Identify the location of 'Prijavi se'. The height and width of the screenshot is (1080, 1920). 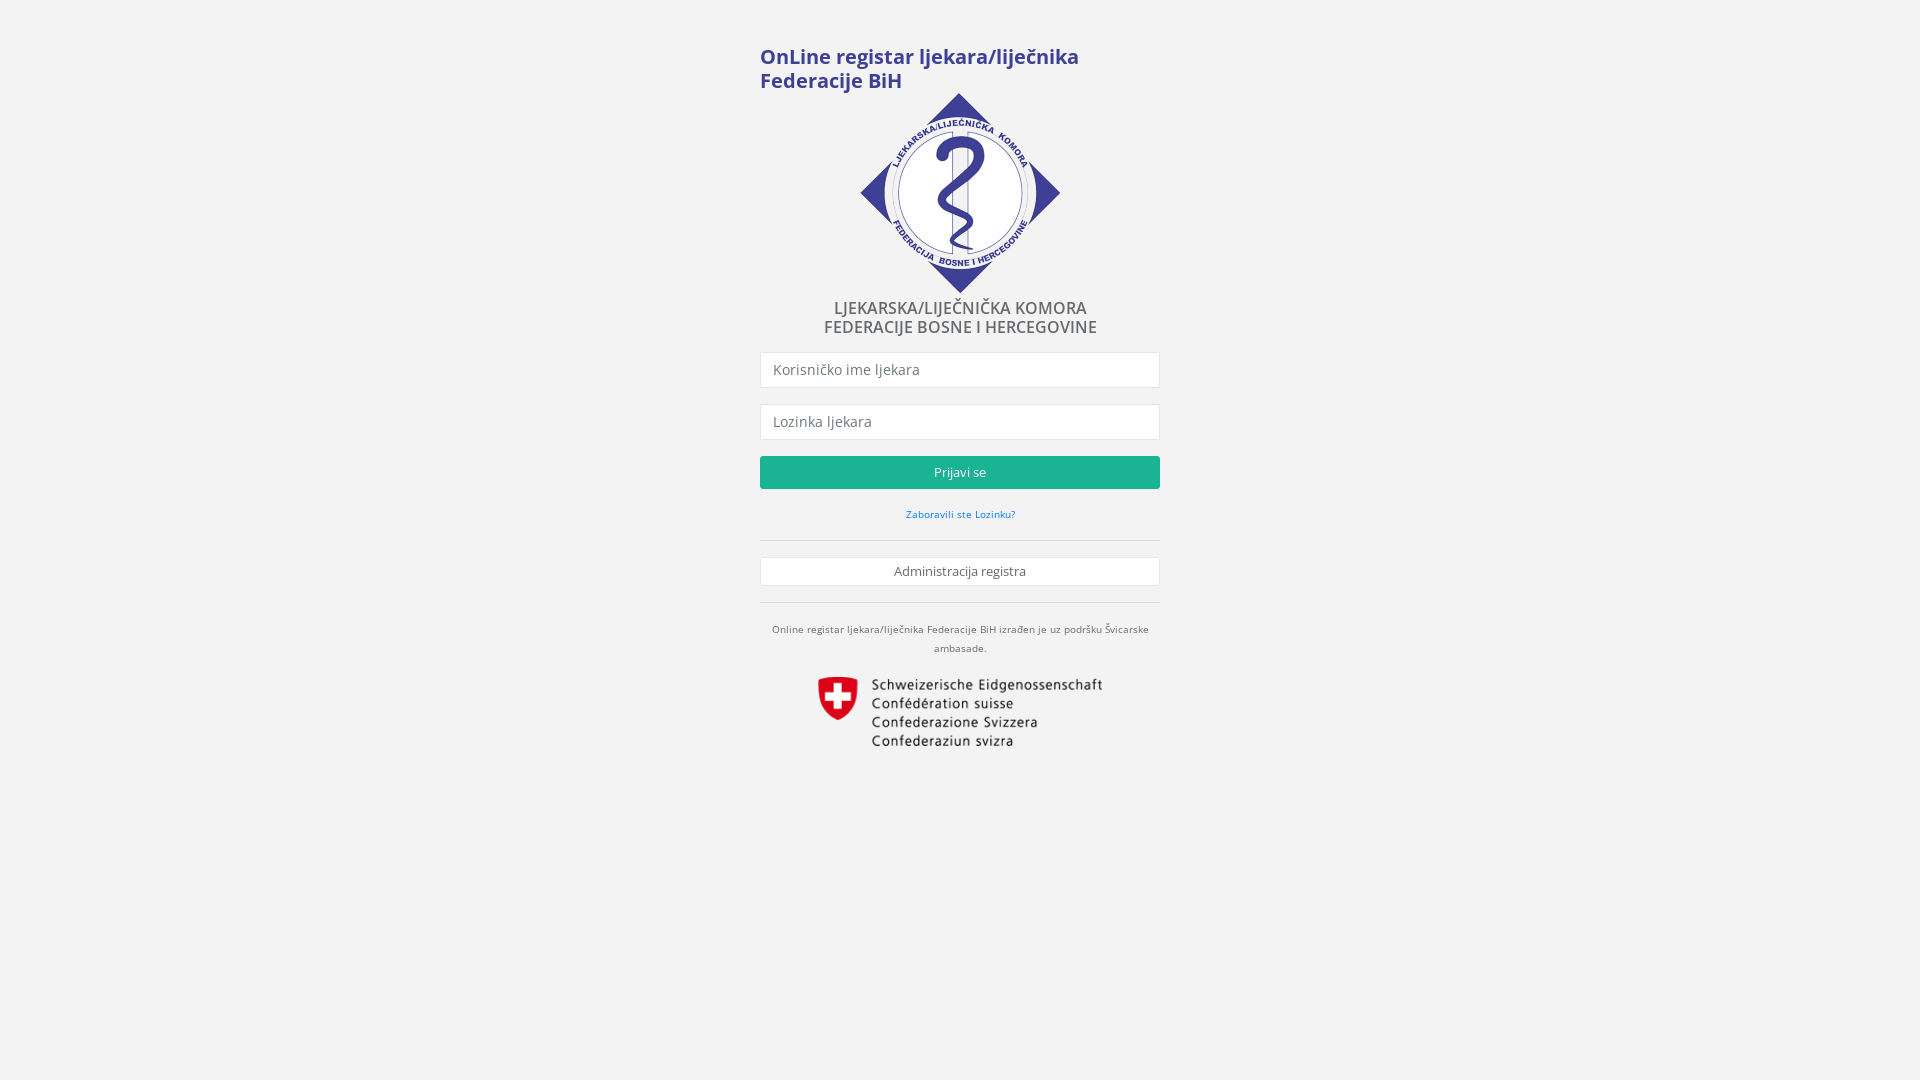
(960, 473).